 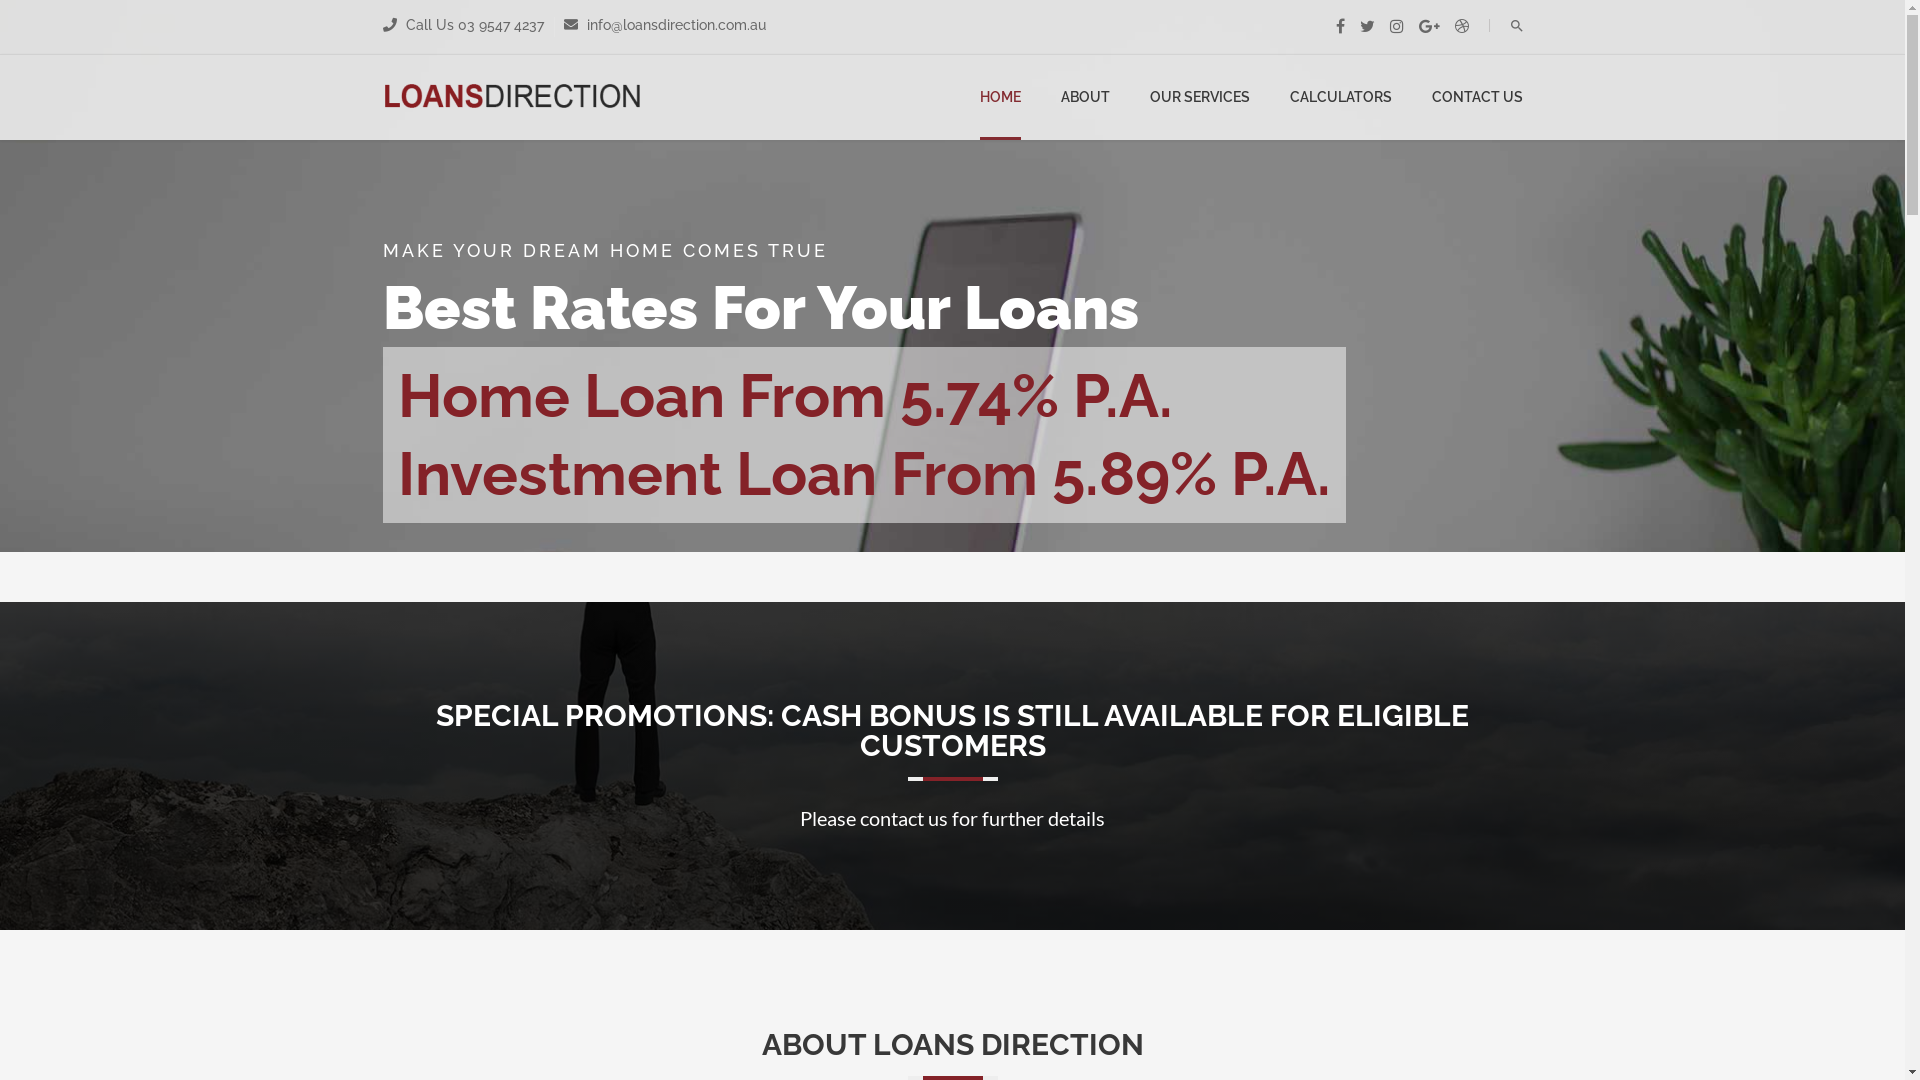 I want to click on 'CALCULATORS', so click(x=1290, y=97).